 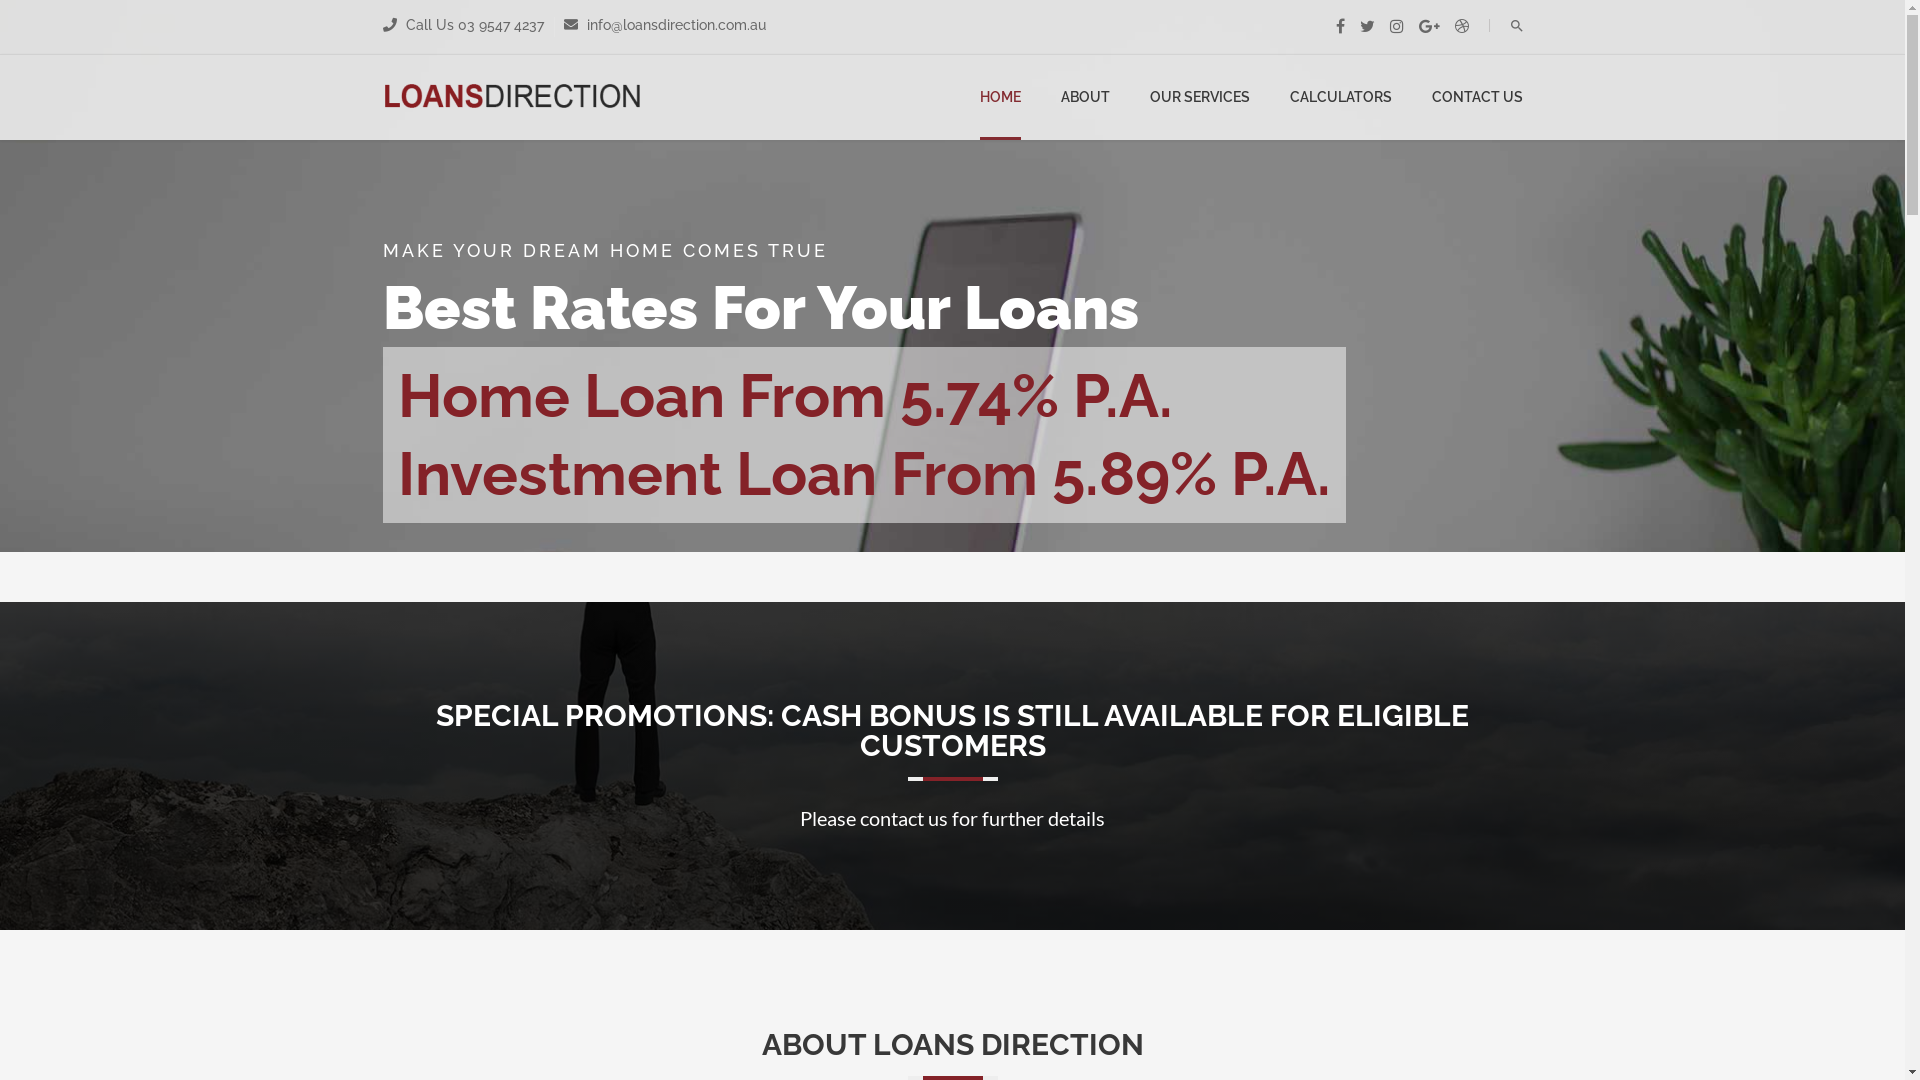 I want to click on 'CALCULATORS', so click(x=1290, y=97).